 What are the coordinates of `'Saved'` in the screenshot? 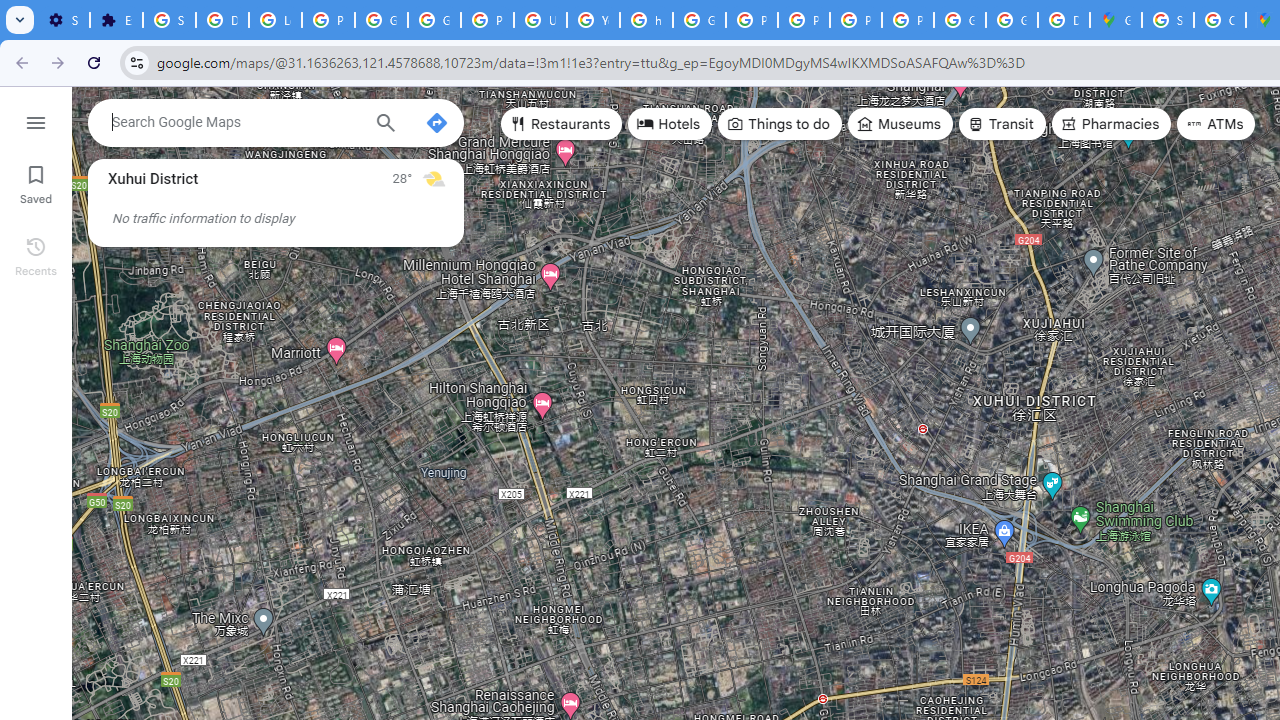 It's located at (35, 182).